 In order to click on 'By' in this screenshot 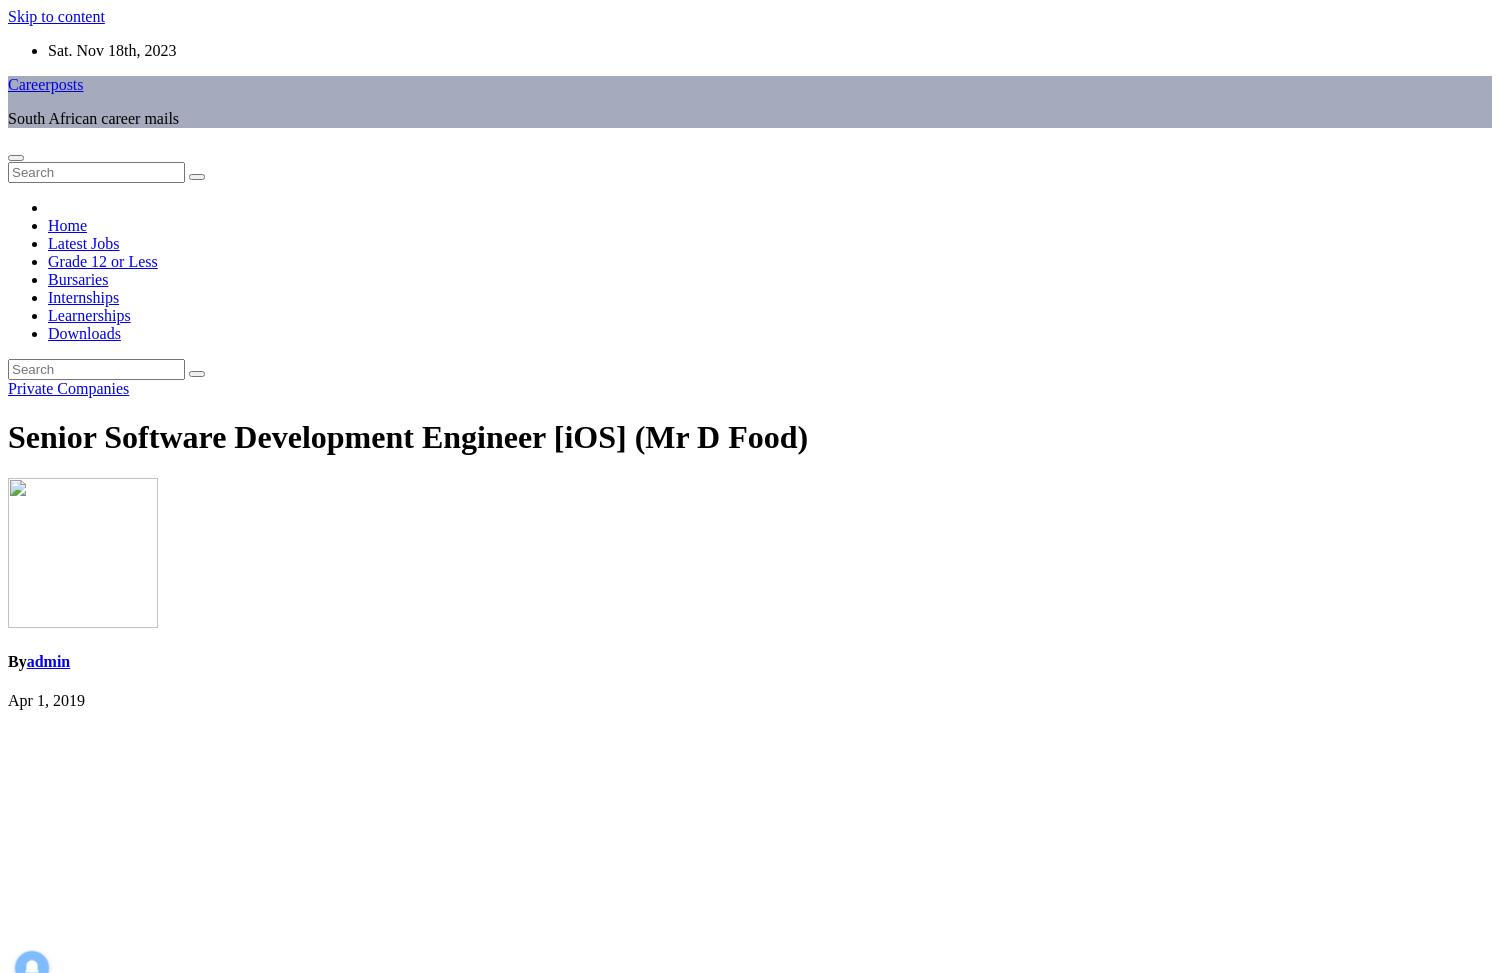, I will do `click(7, 660)`.